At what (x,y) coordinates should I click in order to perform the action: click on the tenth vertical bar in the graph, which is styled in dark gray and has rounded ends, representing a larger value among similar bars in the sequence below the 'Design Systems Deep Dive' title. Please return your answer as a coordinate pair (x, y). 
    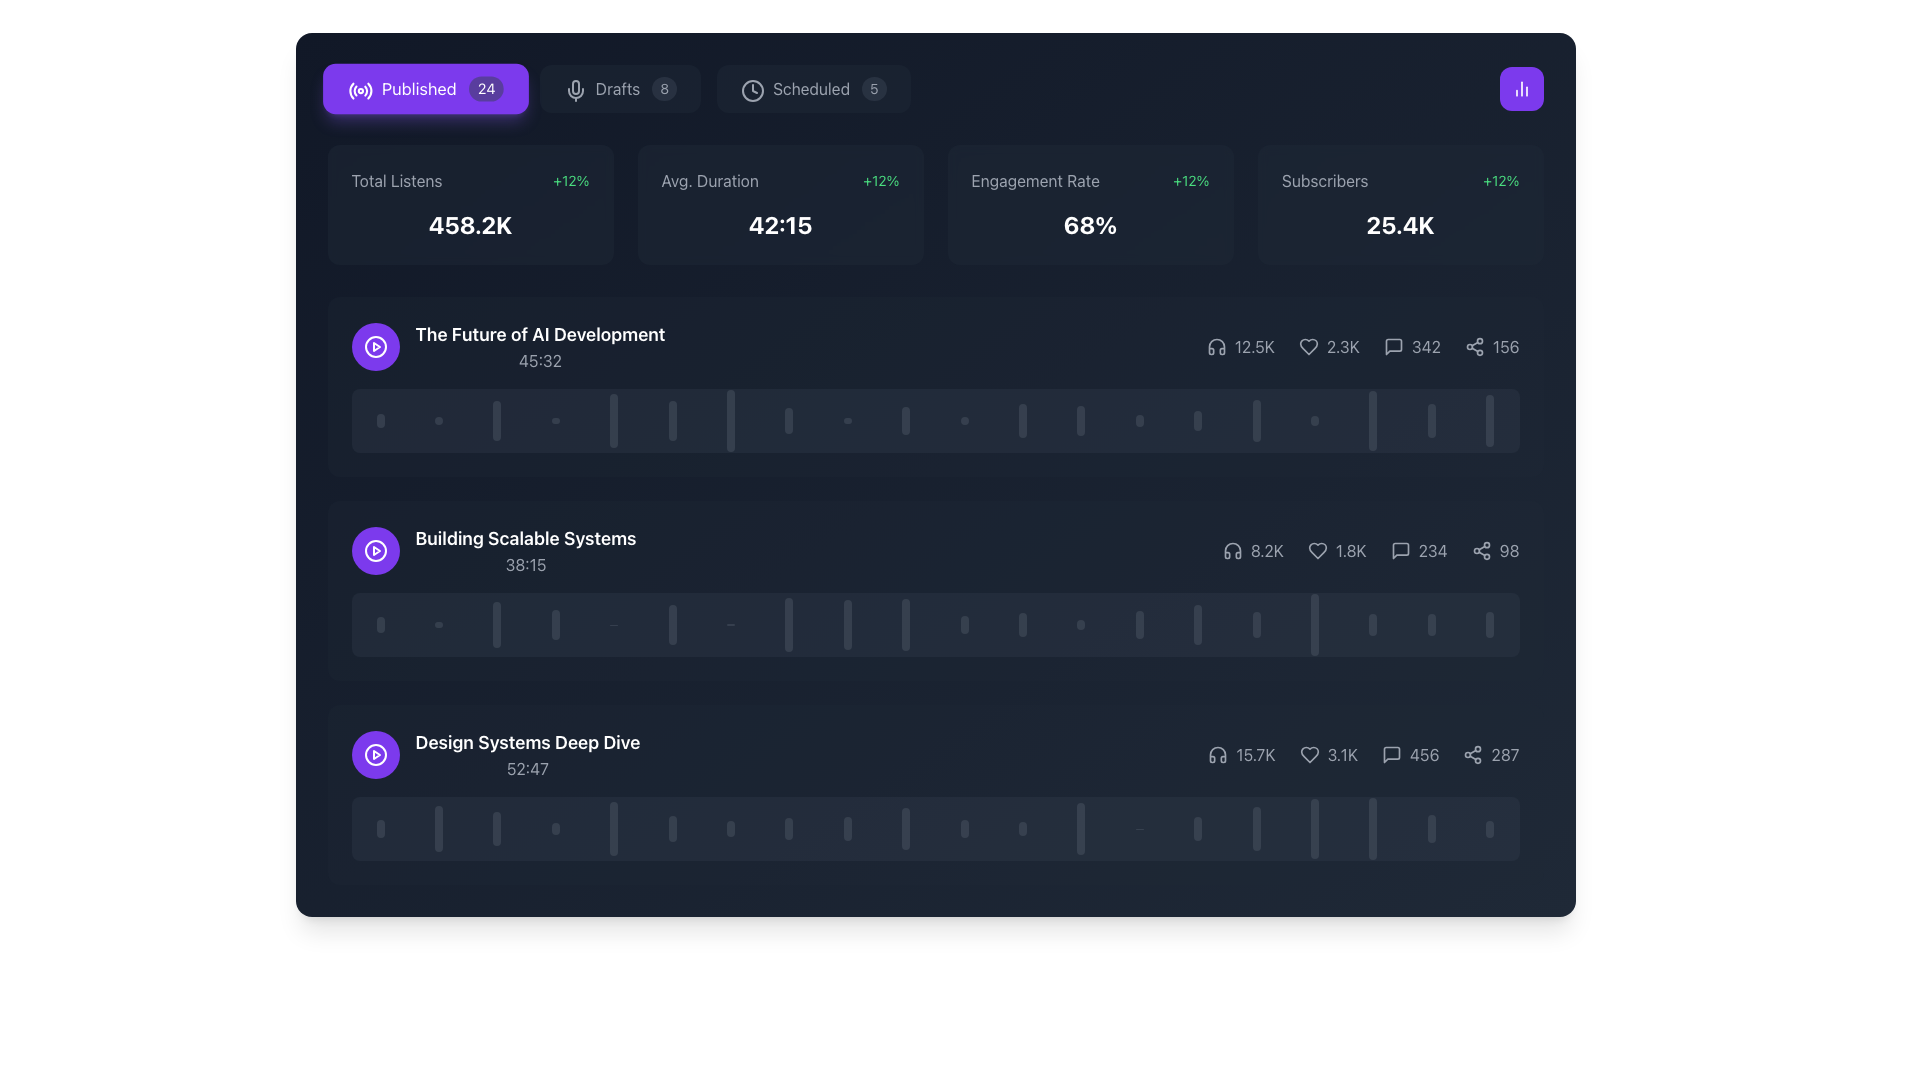
    Looking at the image, I should click on (905, 829).